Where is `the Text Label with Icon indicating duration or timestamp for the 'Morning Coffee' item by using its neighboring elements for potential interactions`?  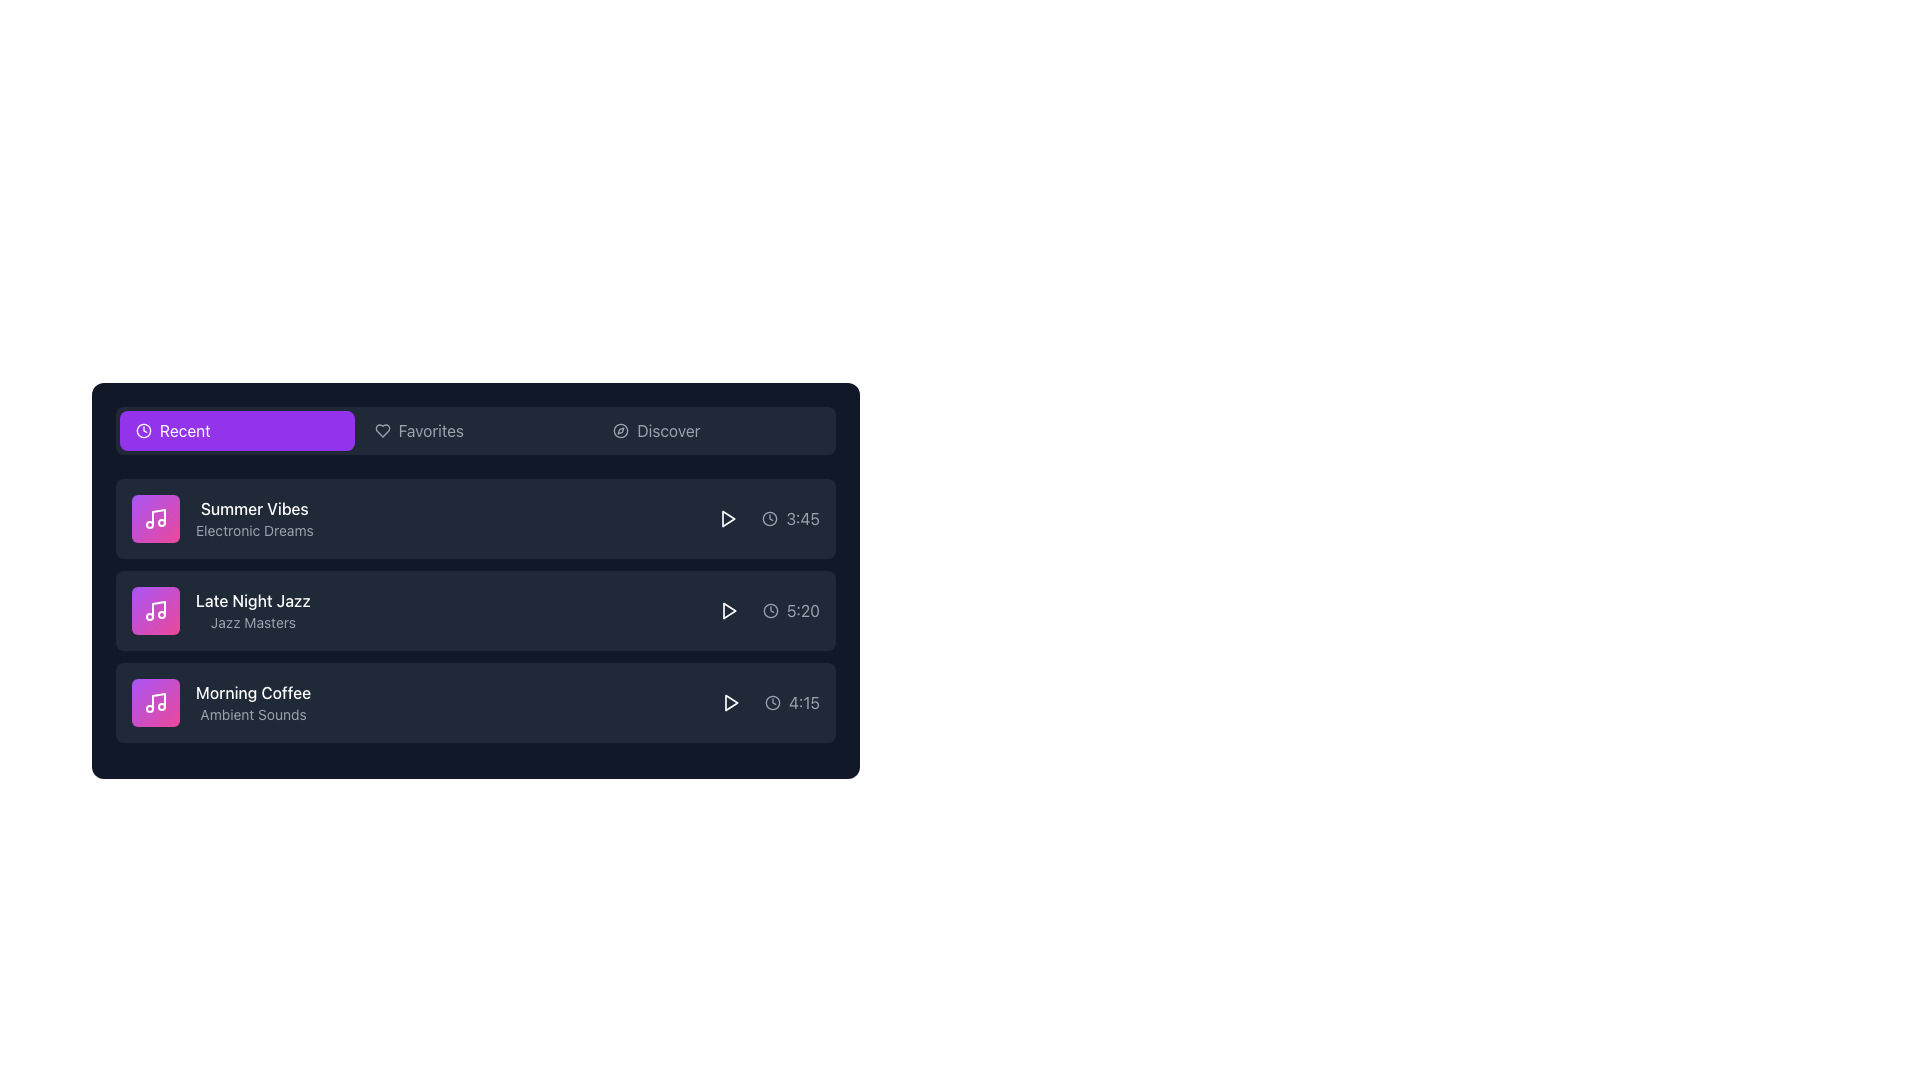
the Text Label with Icon indicating duration or timestamp for the 'Morning Coffee' item by using its neighboring elements for potential interactions is located at coordinates (765, 701).